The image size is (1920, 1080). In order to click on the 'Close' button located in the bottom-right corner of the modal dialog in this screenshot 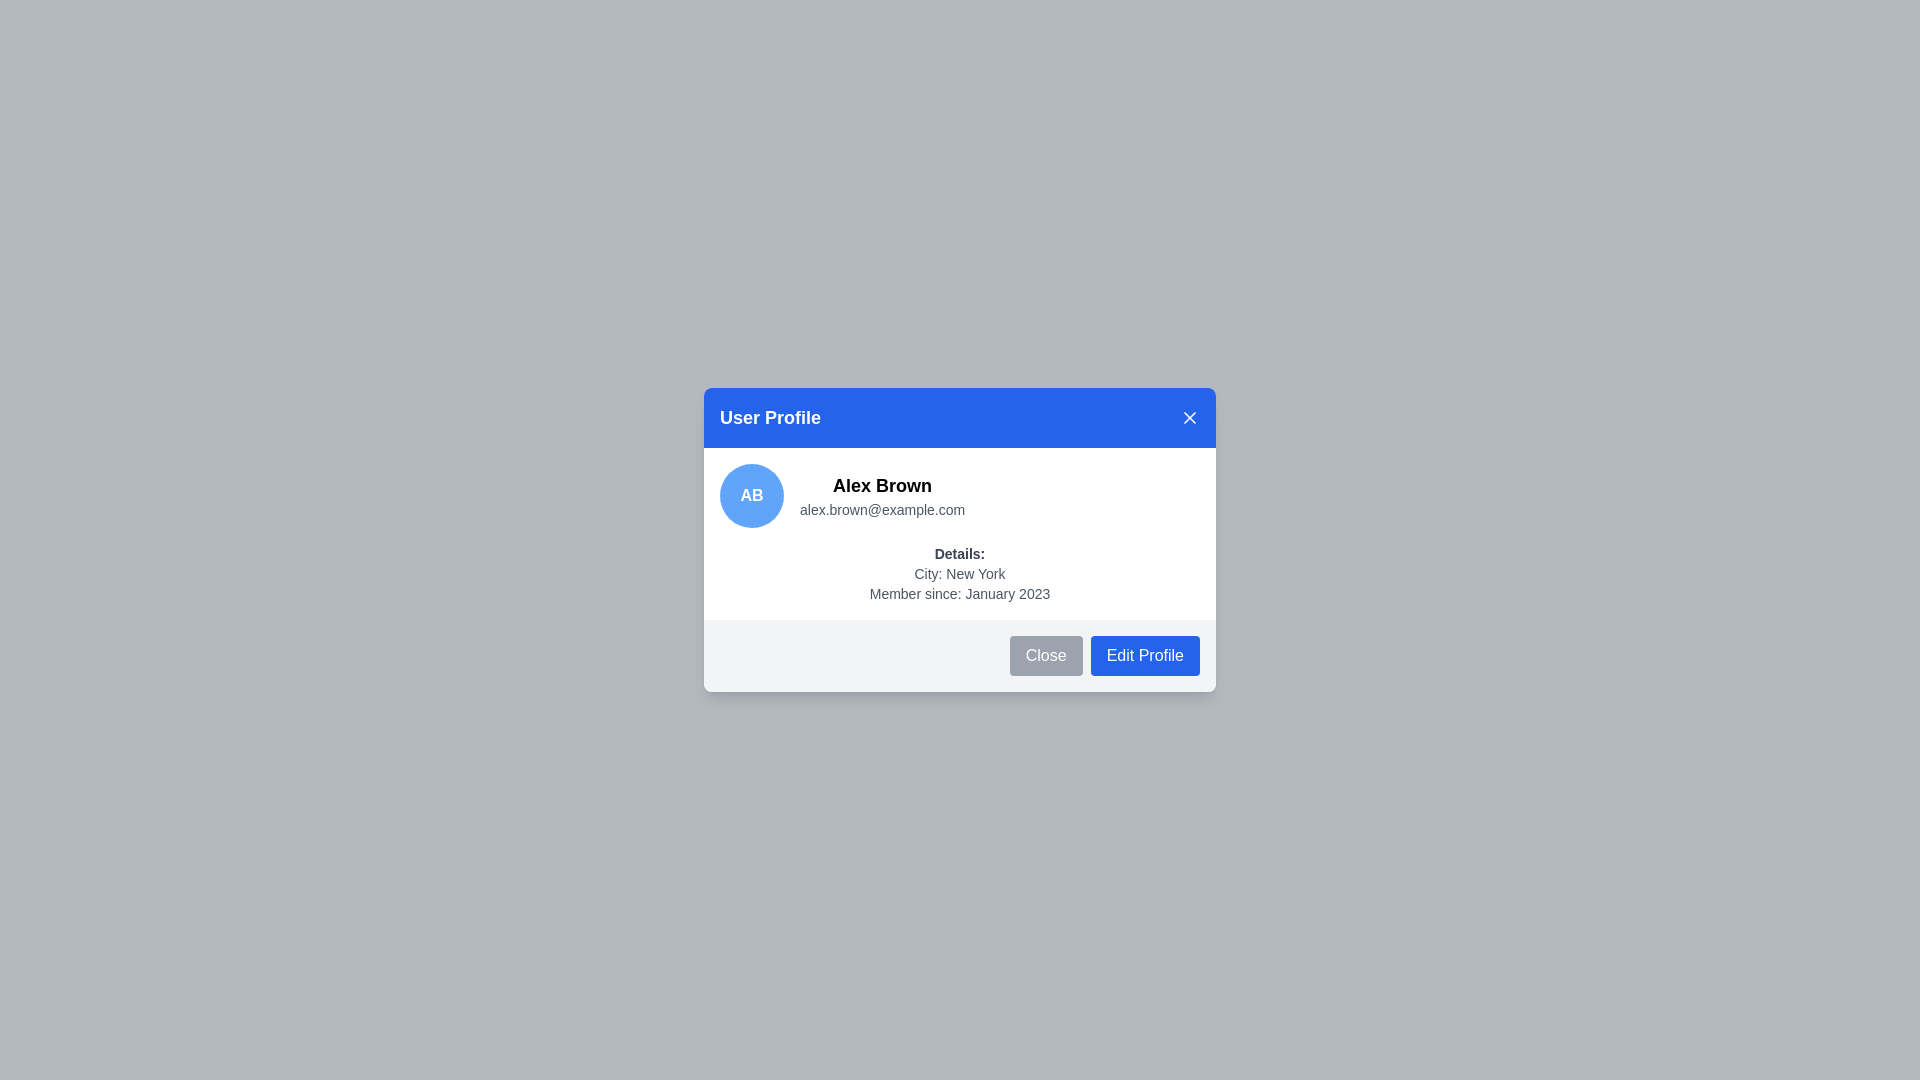, I will do `click(1045, 655)`.